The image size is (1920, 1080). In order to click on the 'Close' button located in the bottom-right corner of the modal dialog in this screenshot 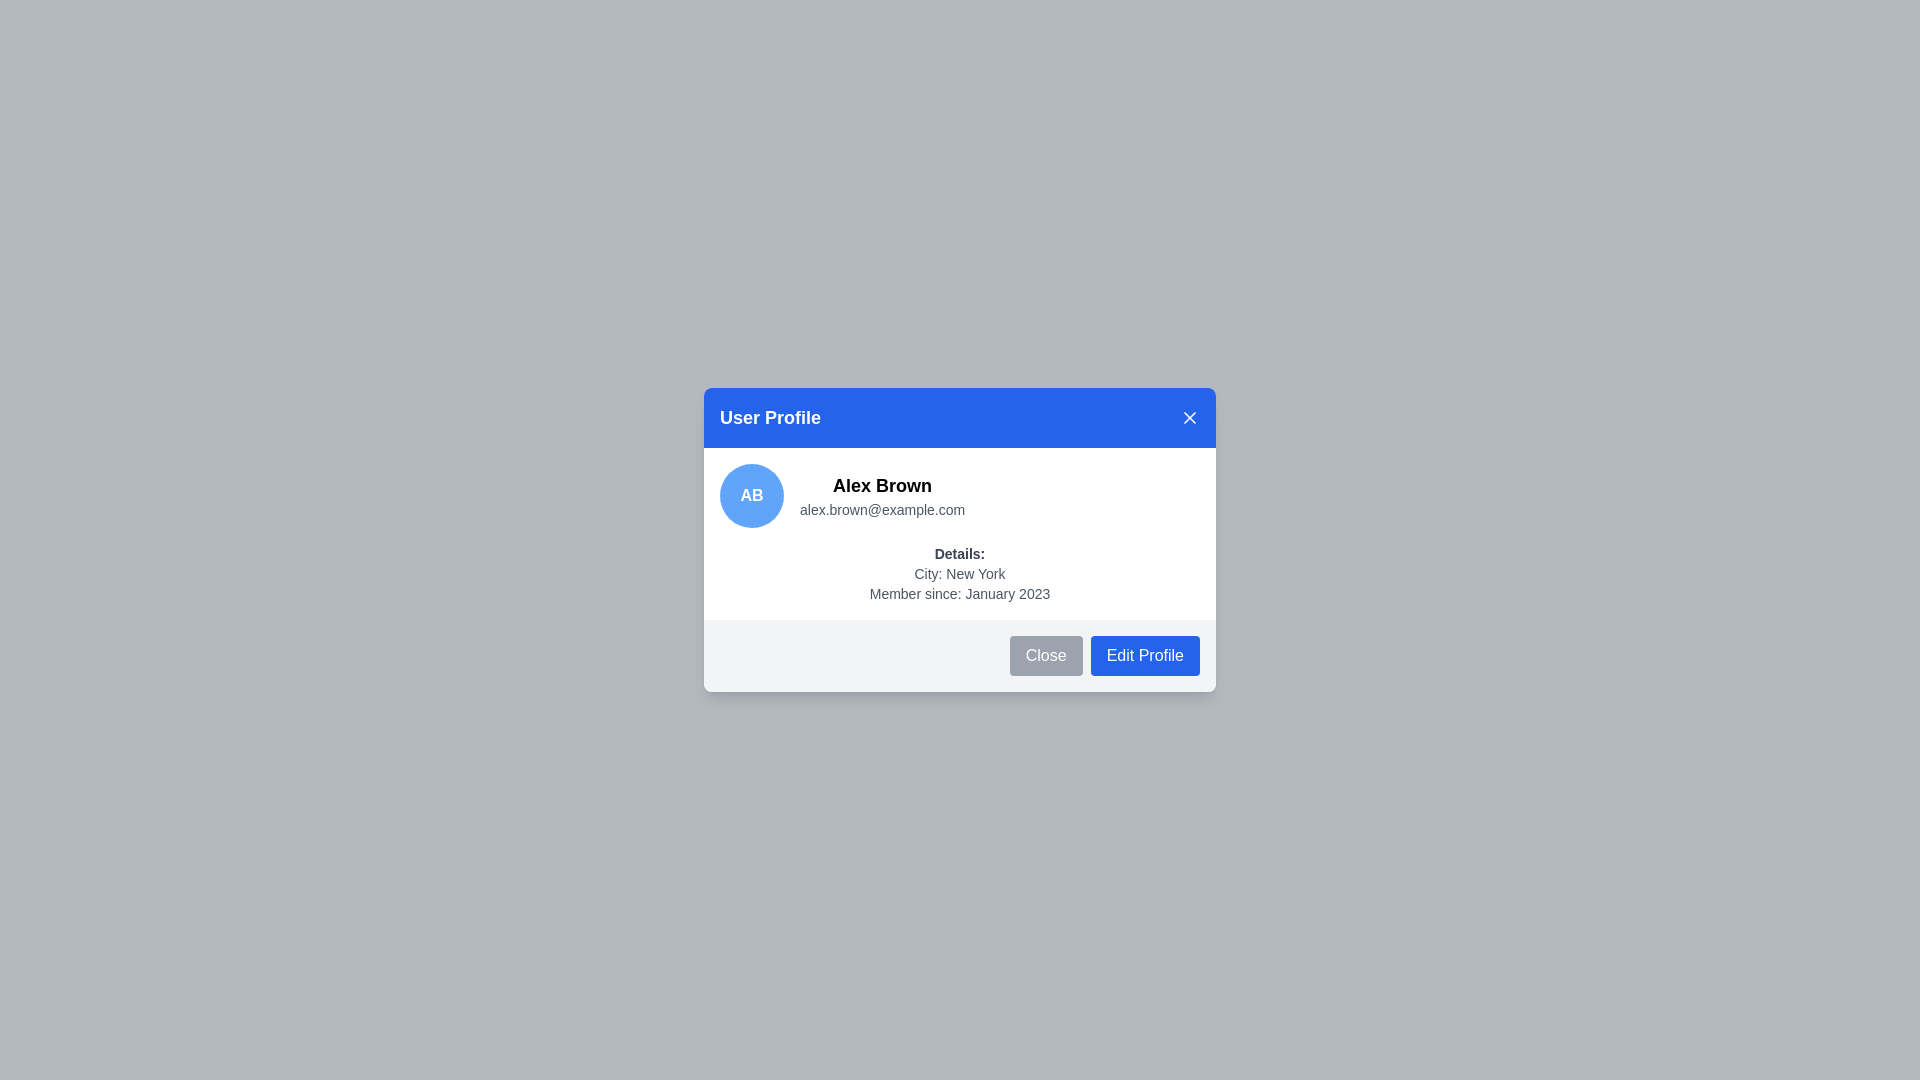, I will do `click(1045, 655)`.